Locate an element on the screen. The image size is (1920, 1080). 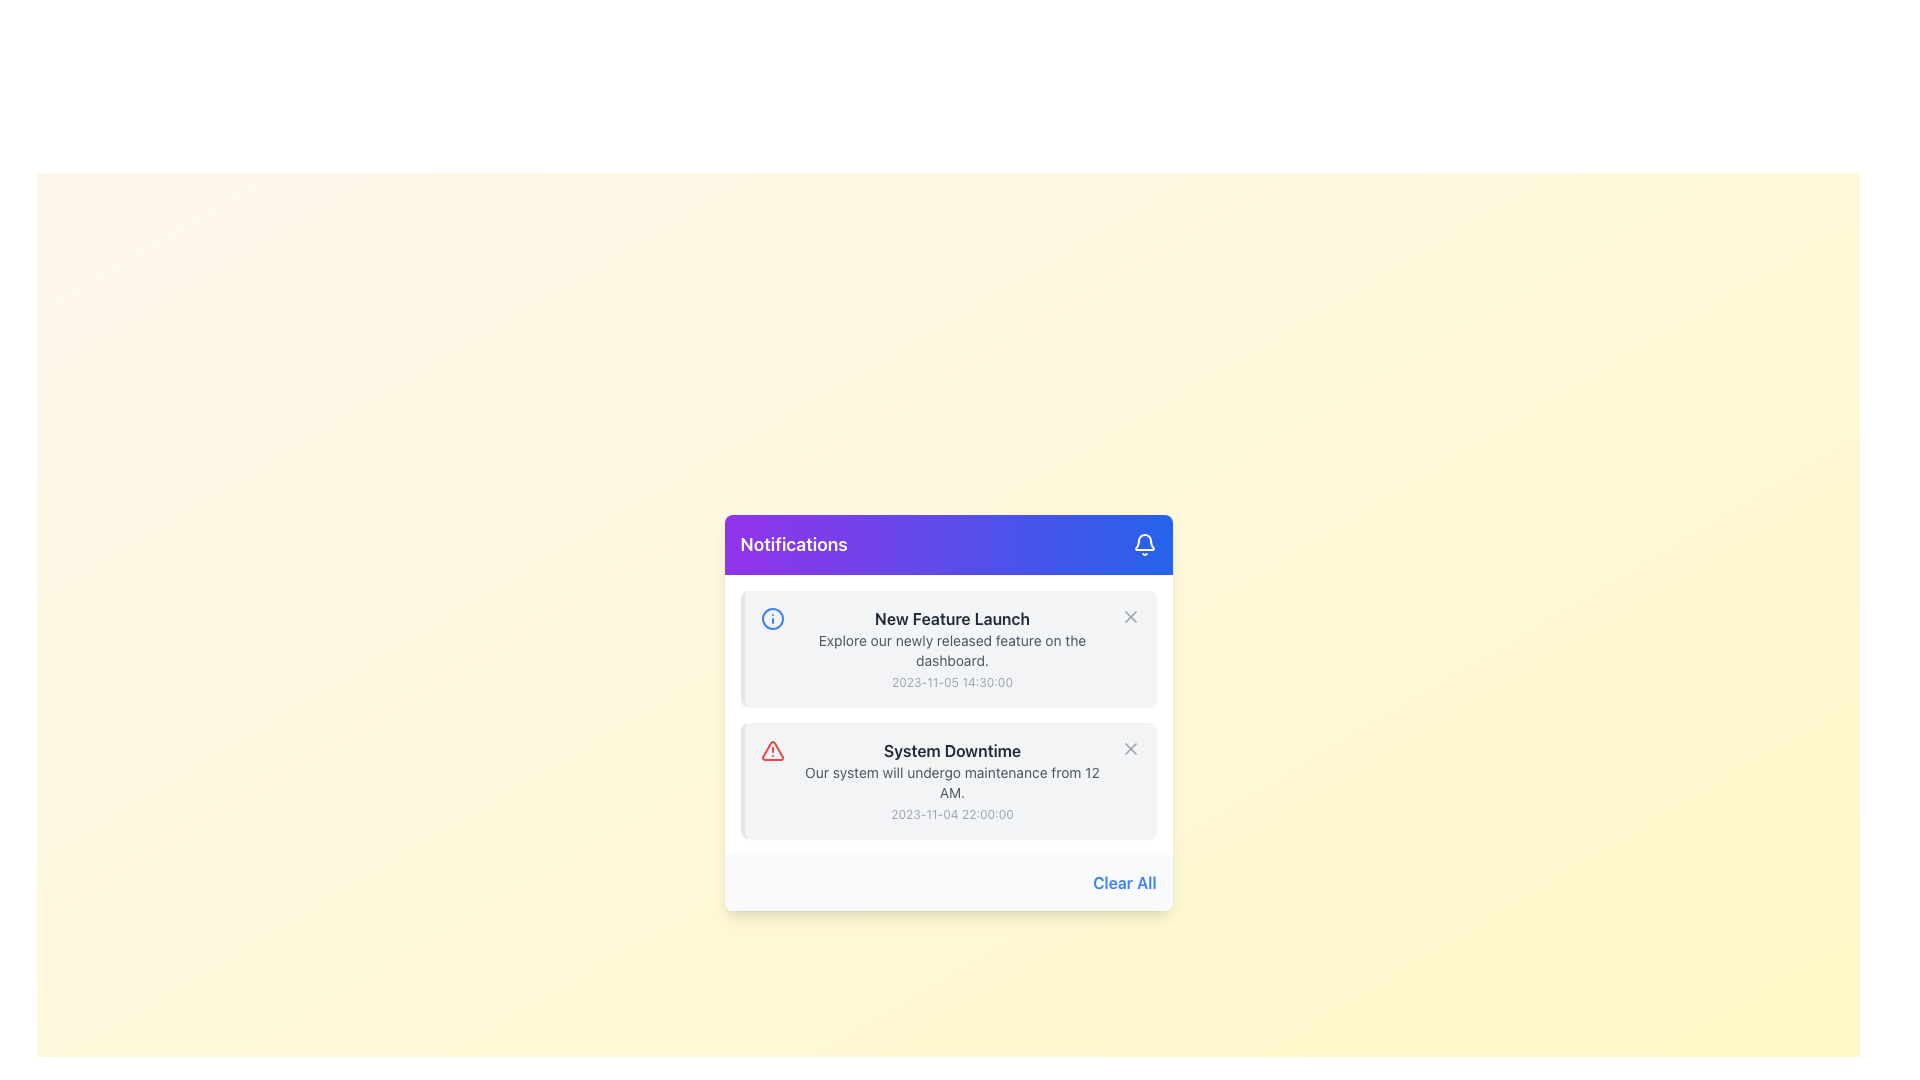
the close button located at the top-right corner of the 'New Feature Launch' notification card to change its color is located at coordinates (1130, 616).